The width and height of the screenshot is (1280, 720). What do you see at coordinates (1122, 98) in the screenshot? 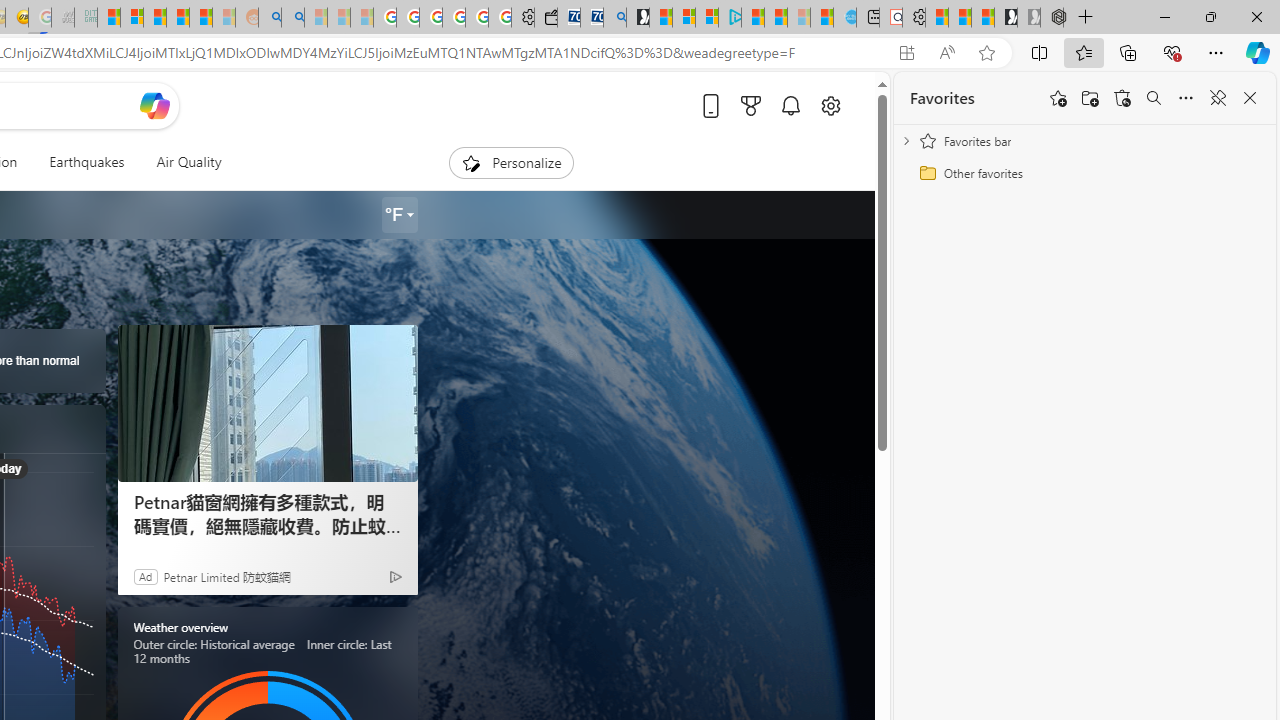
I see `'Restore deleted favorites'` at bounding box center [1122, 98].